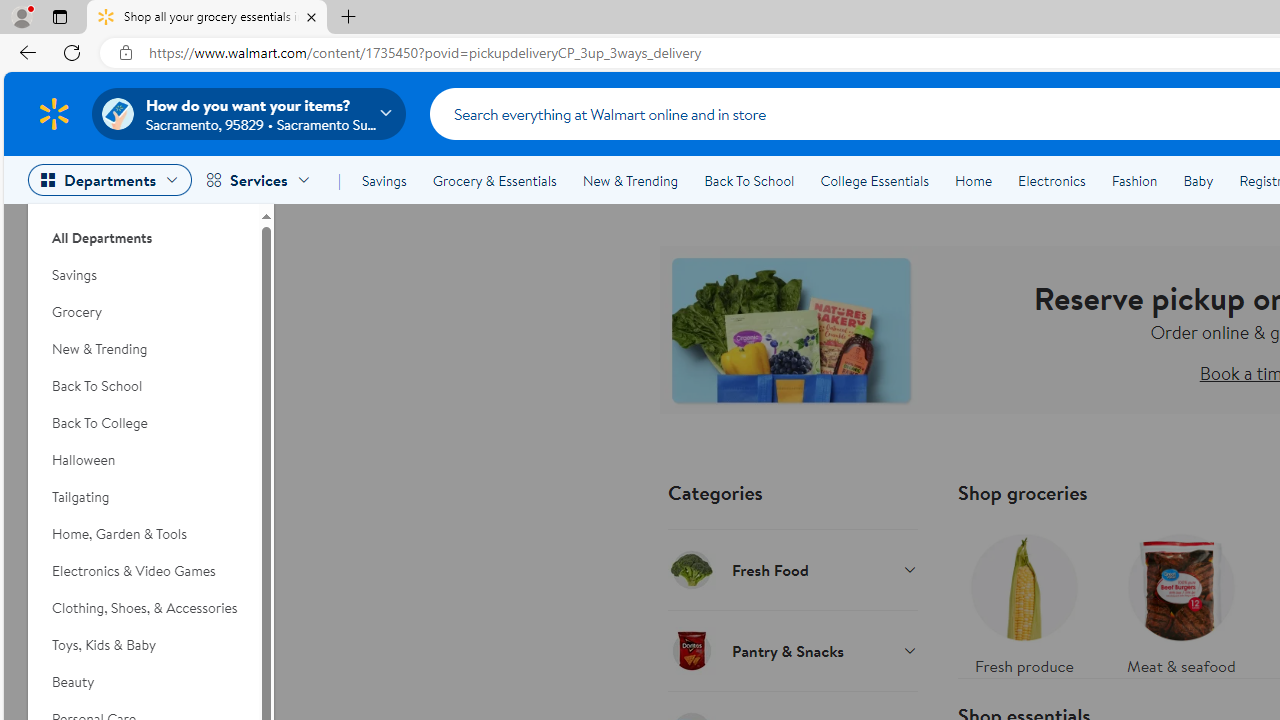  What do you see at coordinates (1024, 598) in the screenshot?
I see `'Fresh produce'` at bounding box center [1024, 598].